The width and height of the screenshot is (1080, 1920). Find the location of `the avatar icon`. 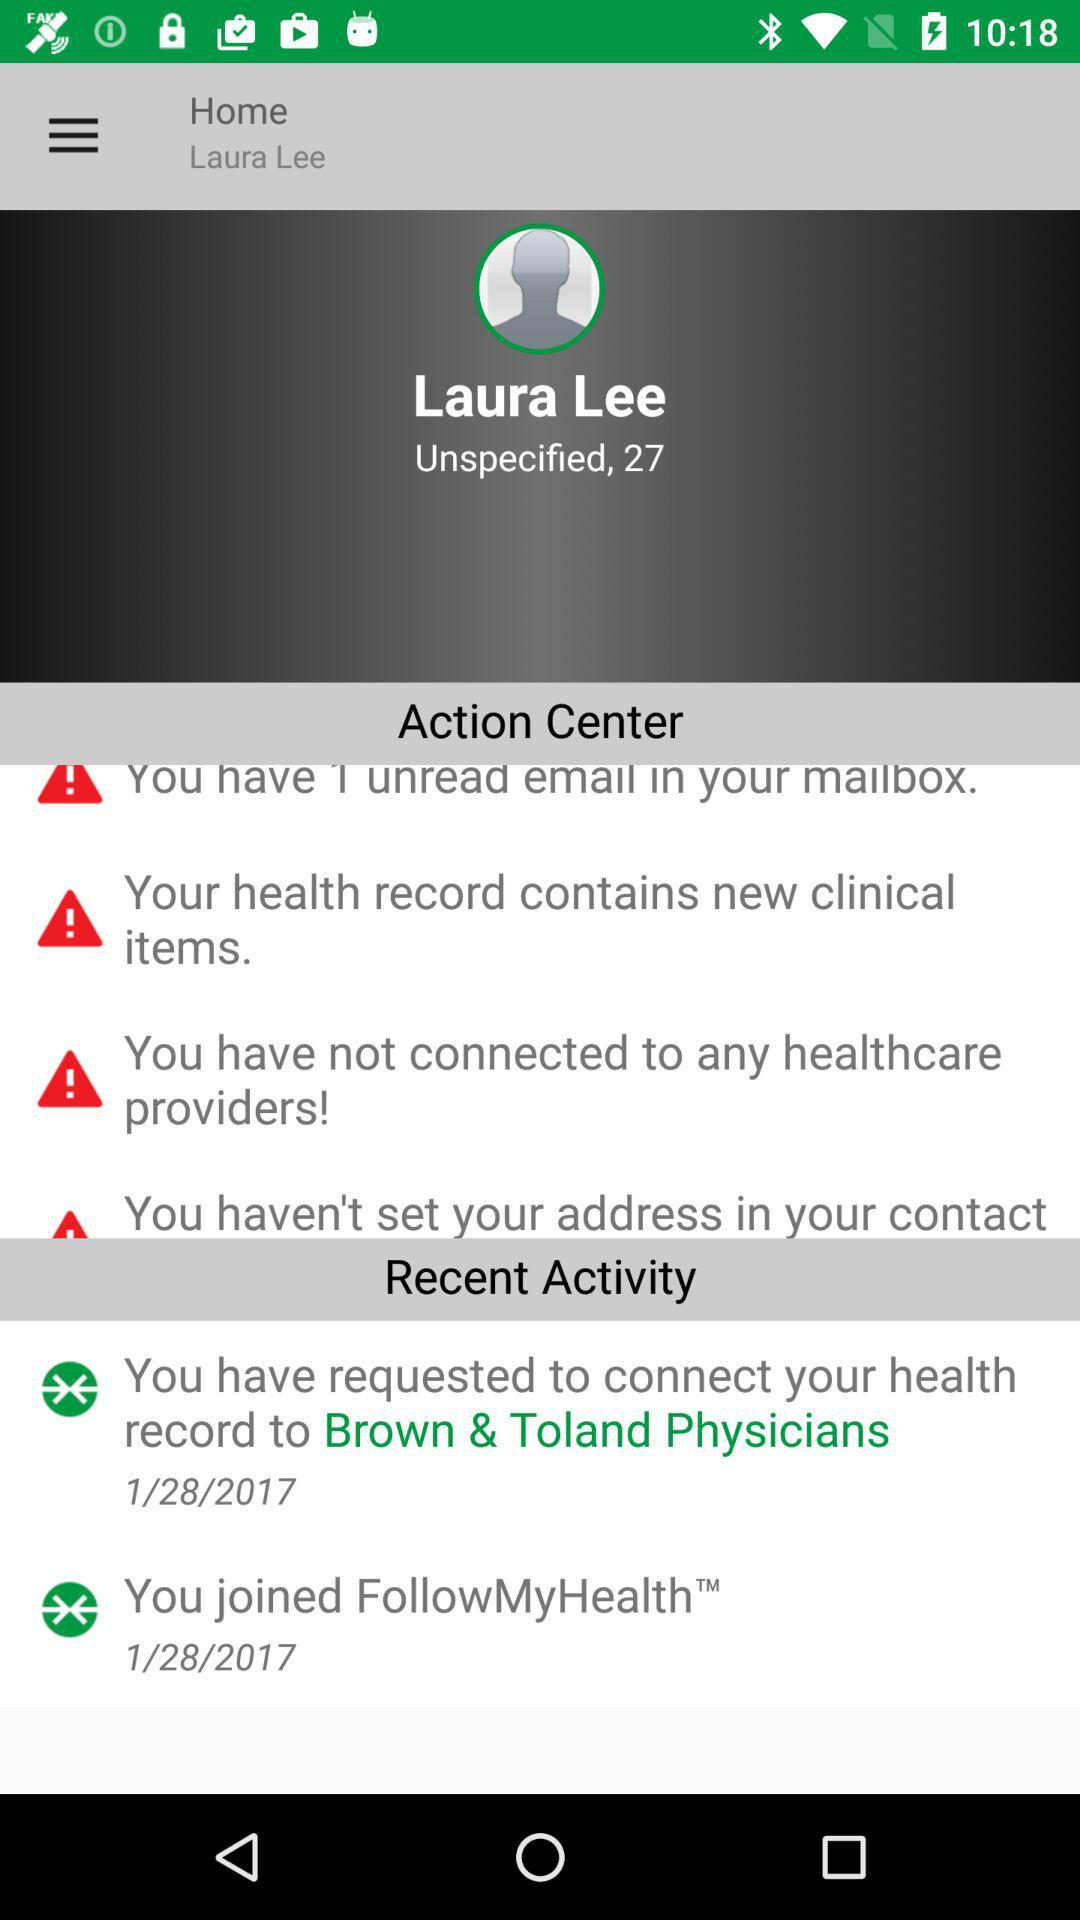

the avatar icon is located at coordinates (538, 288).